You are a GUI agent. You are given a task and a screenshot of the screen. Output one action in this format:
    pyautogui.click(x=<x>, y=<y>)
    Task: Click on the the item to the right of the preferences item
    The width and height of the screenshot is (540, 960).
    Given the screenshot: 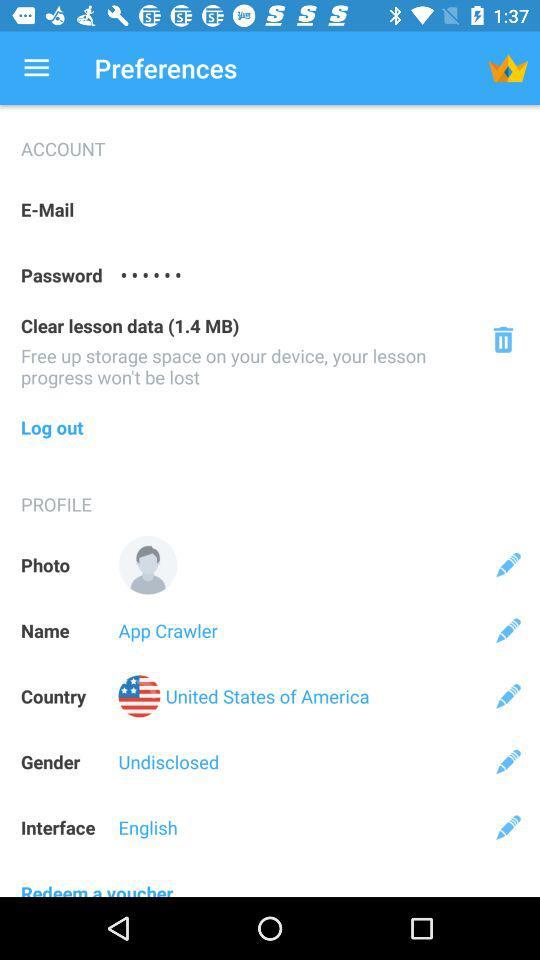 What is the action you would take?
    pyautogui.click(x=508, y=68)
    